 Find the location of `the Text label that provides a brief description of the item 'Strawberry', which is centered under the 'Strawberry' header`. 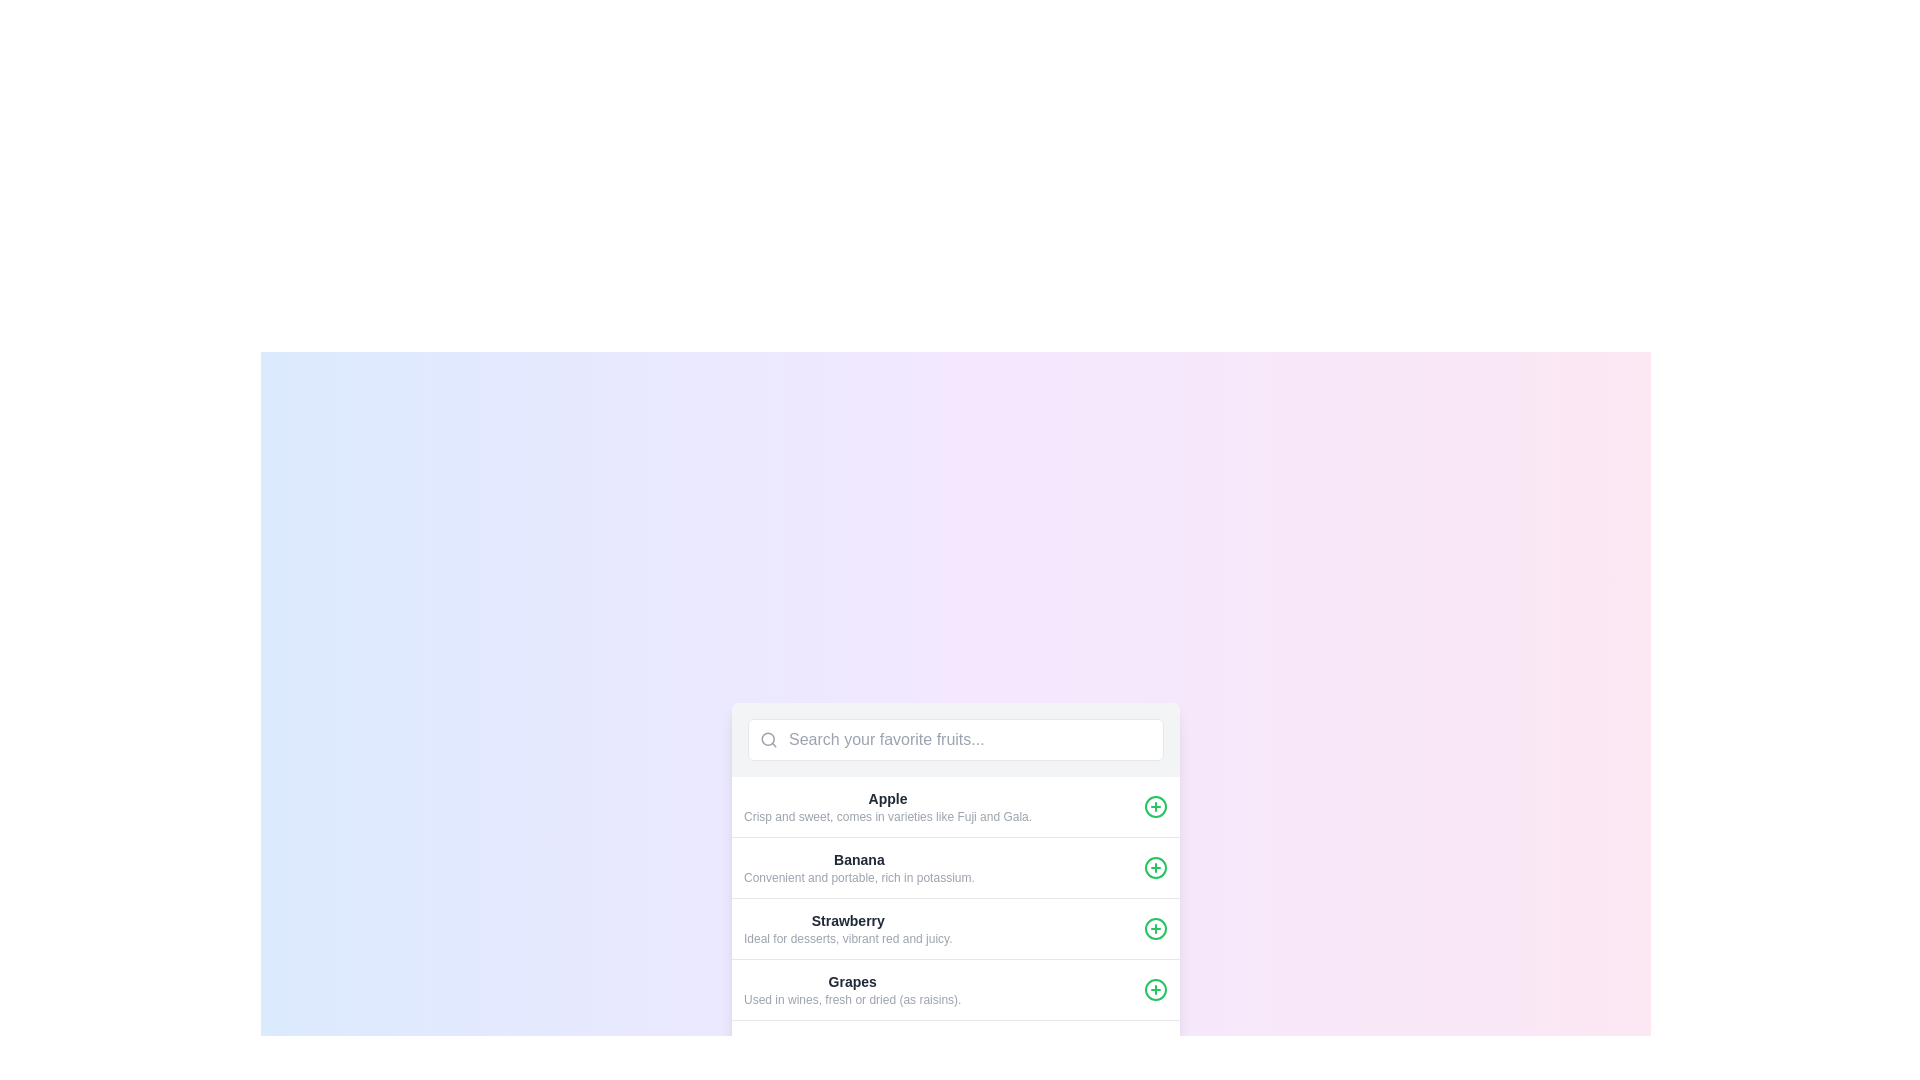

the Text label that provides a brief description of the item 'Strawberry', which is centered under the 'Strawberry' header is located at coordinates (848, 938).